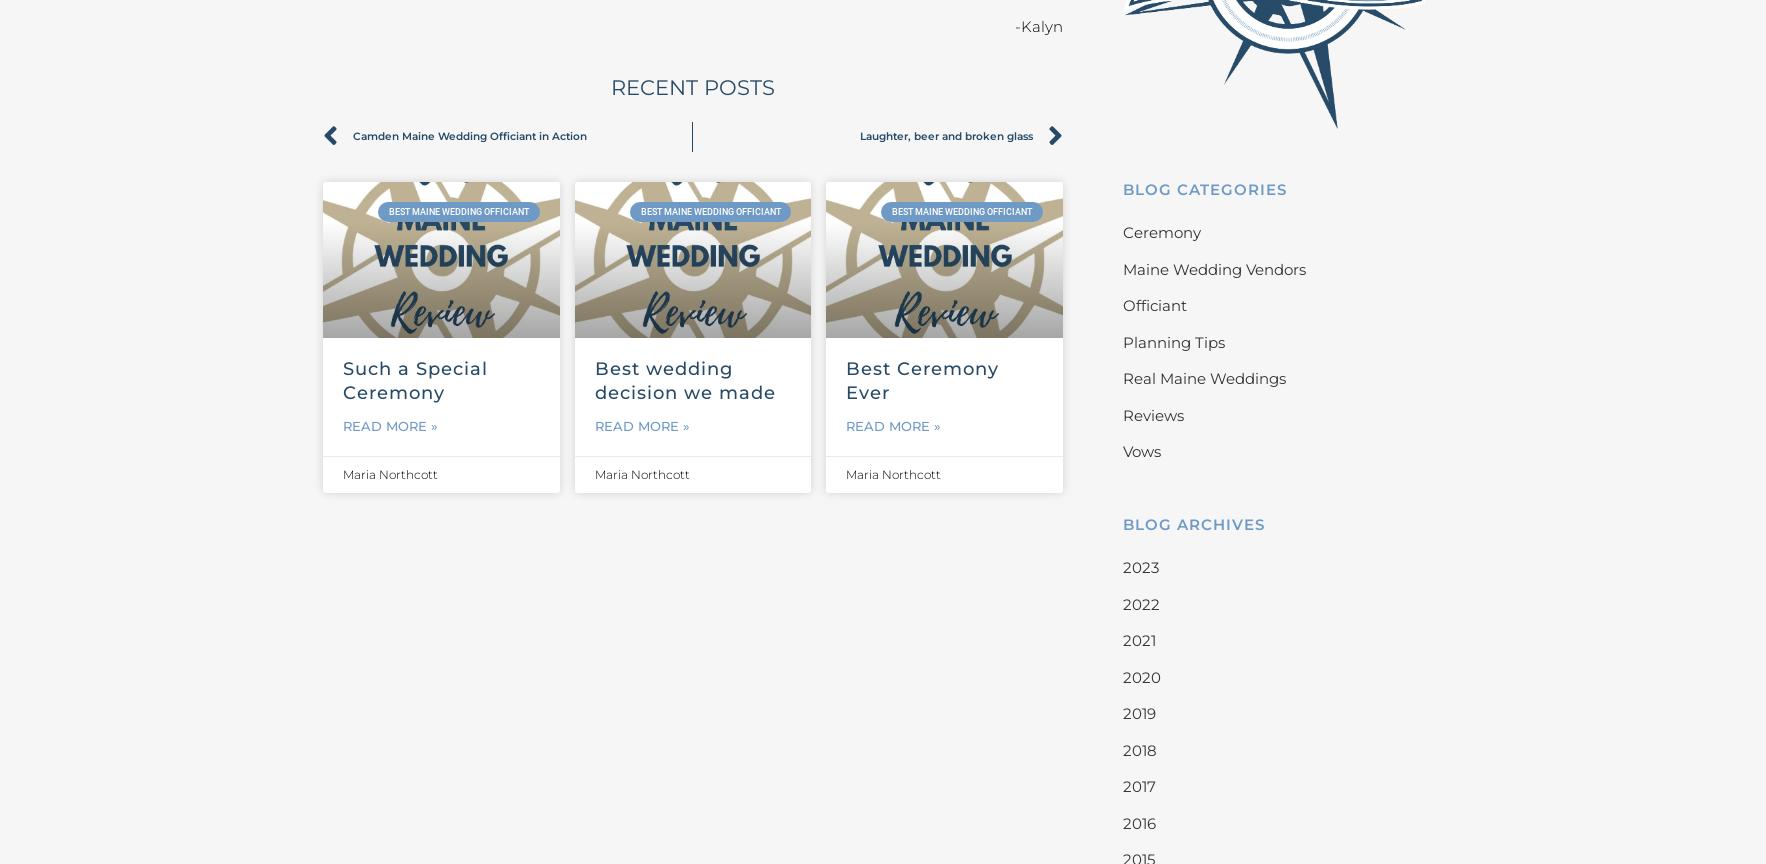  What do you see at coordinates (1120, 676) in the screenshot?
I see `'2020'` at bounding box center [1120, 676].